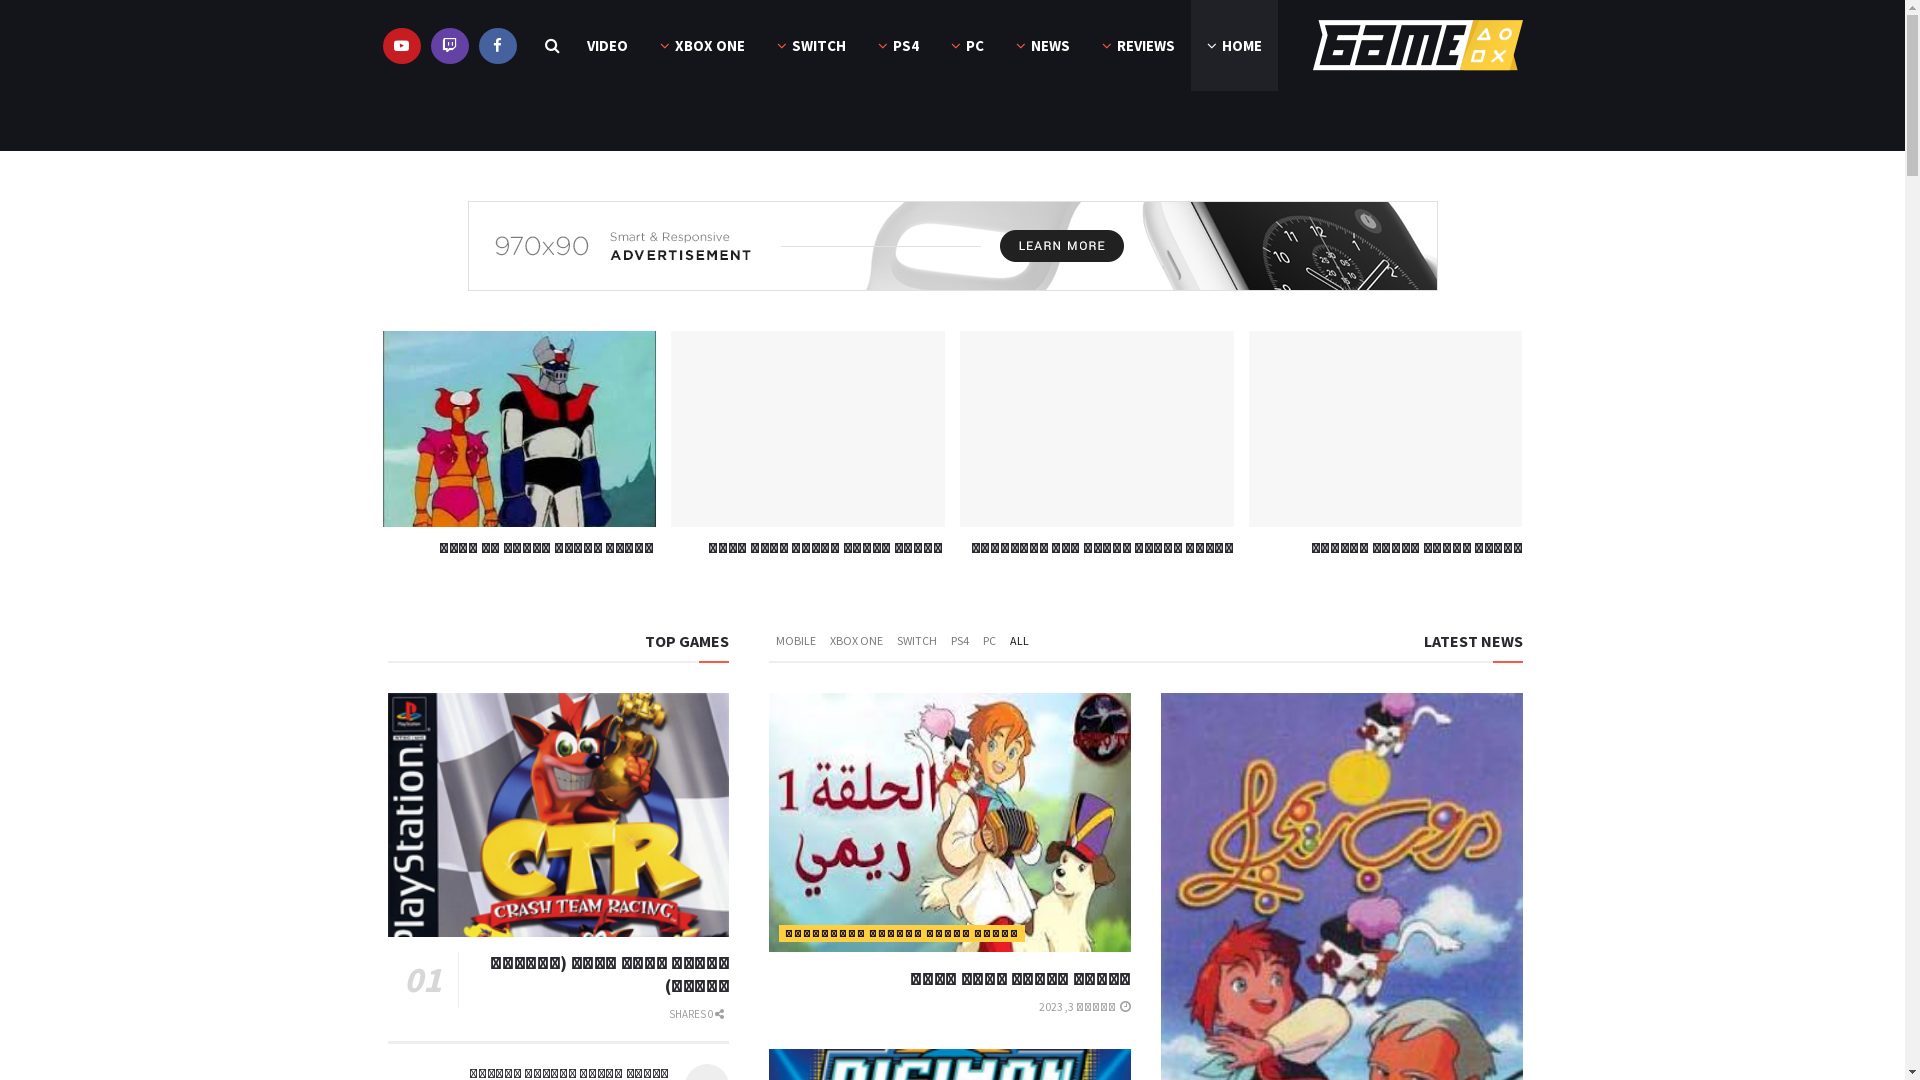 The image size is (1920, 1080). What do you see at coordinates (897, 45) in the screenshot?
I see `'PS4'` at bounding box center [897, 45].